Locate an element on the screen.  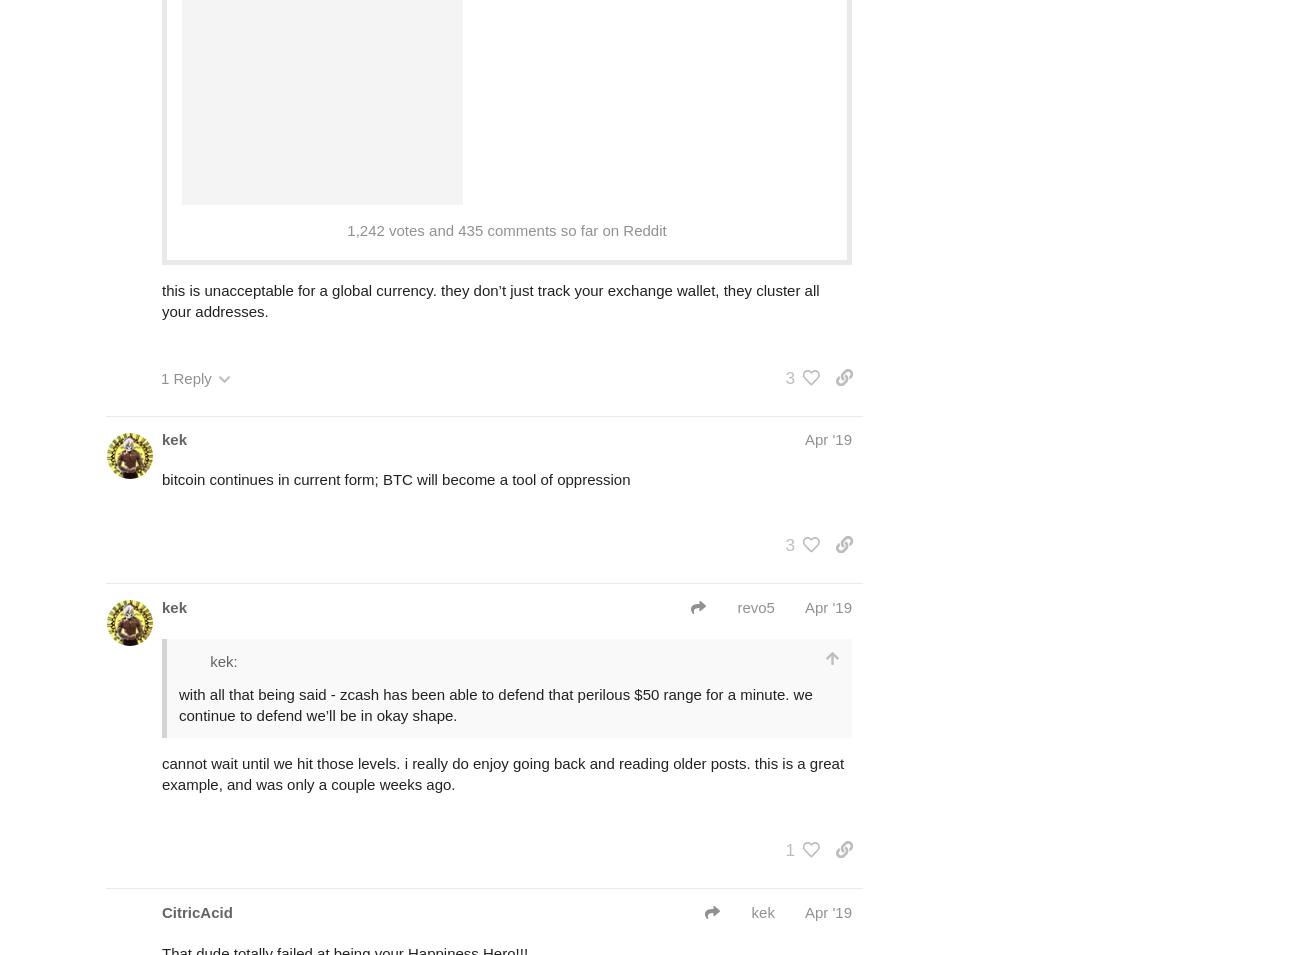
'revo5' is located at coordinates (755, 607).